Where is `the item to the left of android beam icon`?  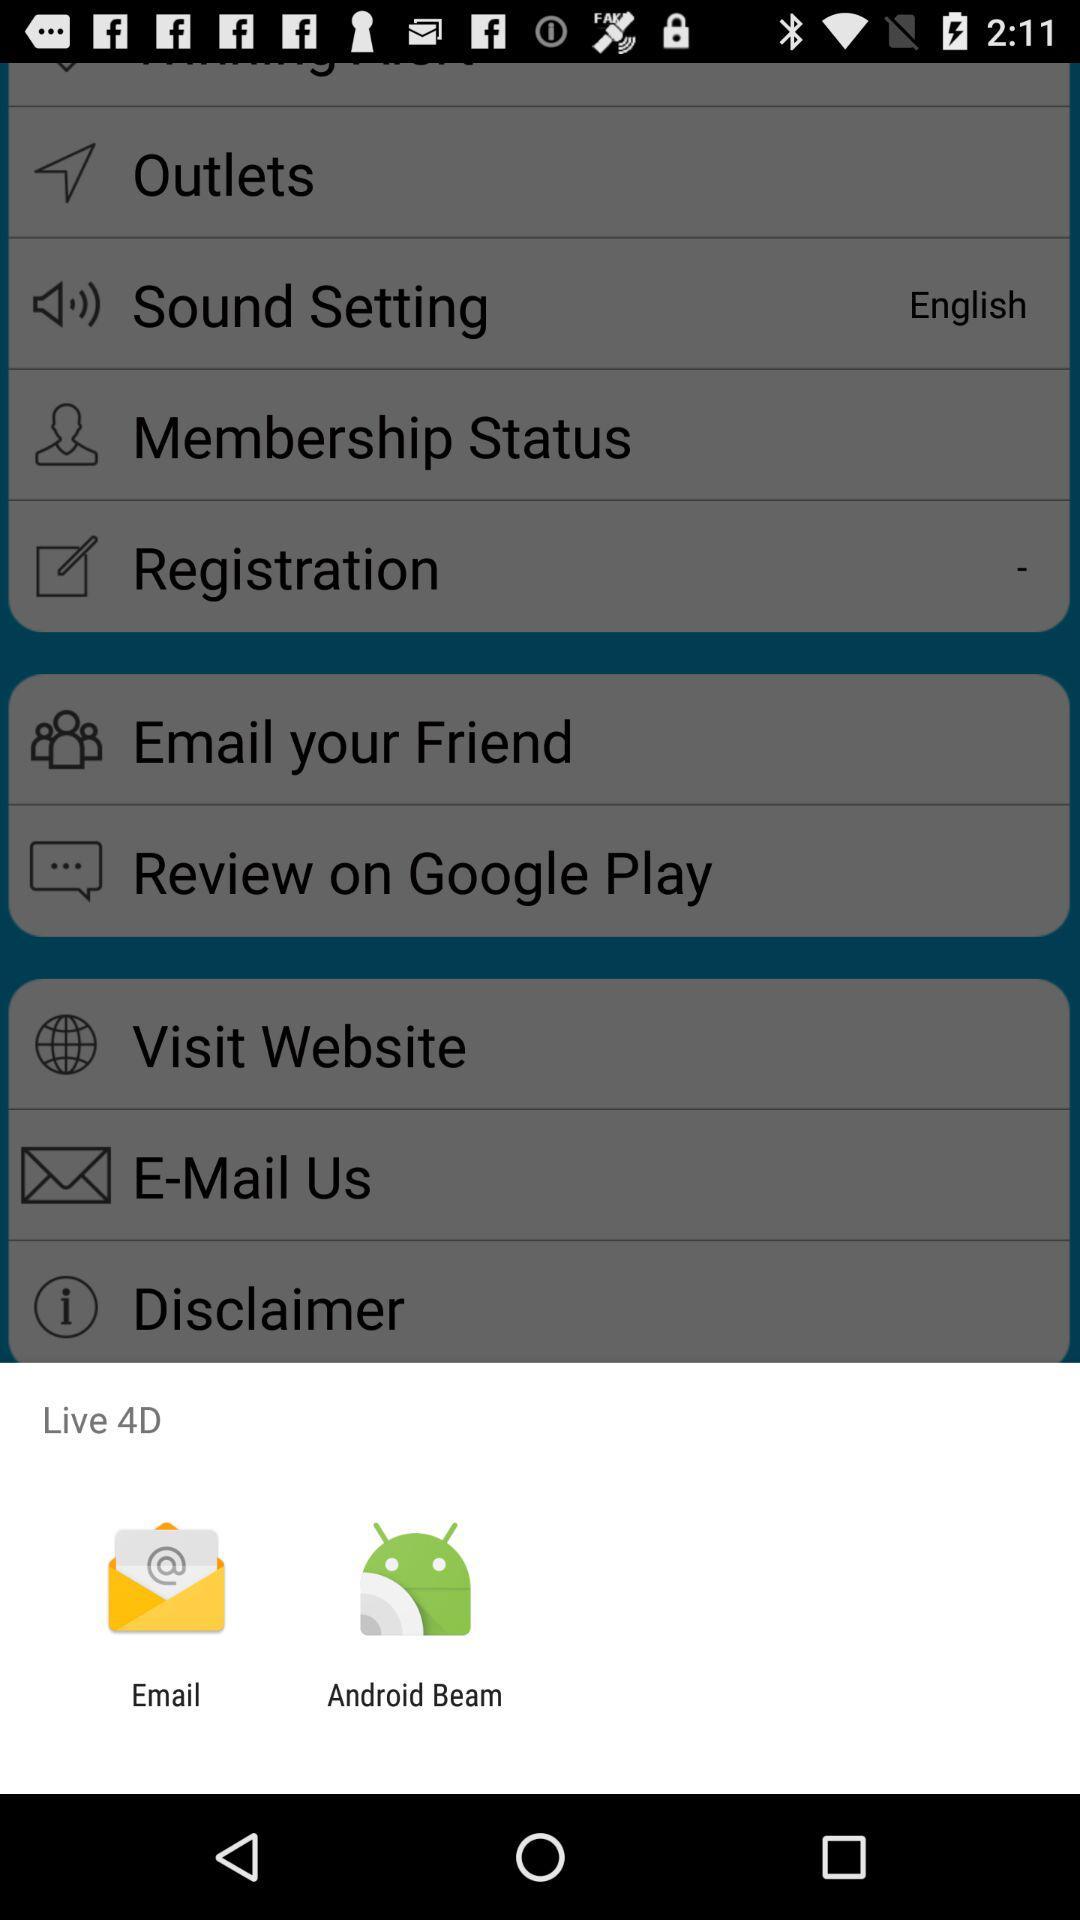
the item to the left of android beam icon is located at coordinates (165, 1711).